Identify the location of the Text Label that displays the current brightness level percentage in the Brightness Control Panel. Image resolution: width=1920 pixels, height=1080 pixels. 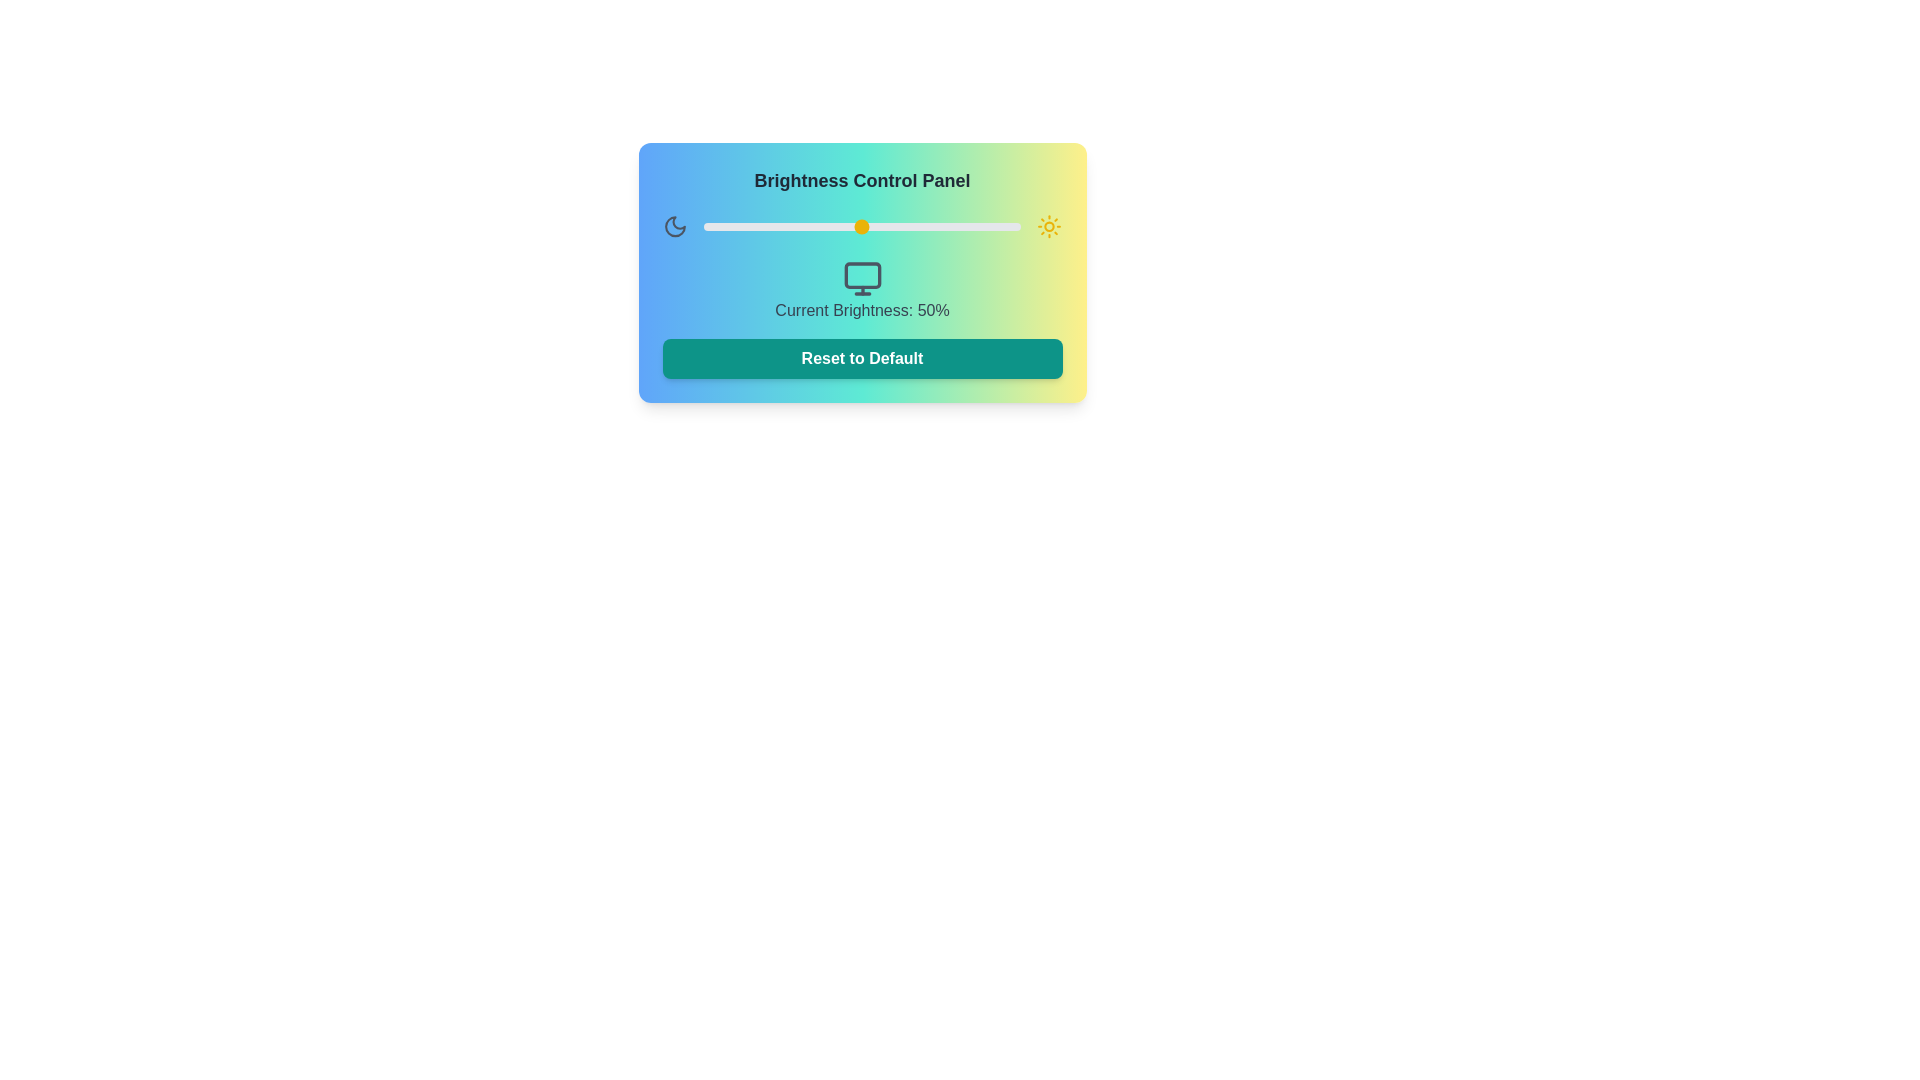
(862, 311).